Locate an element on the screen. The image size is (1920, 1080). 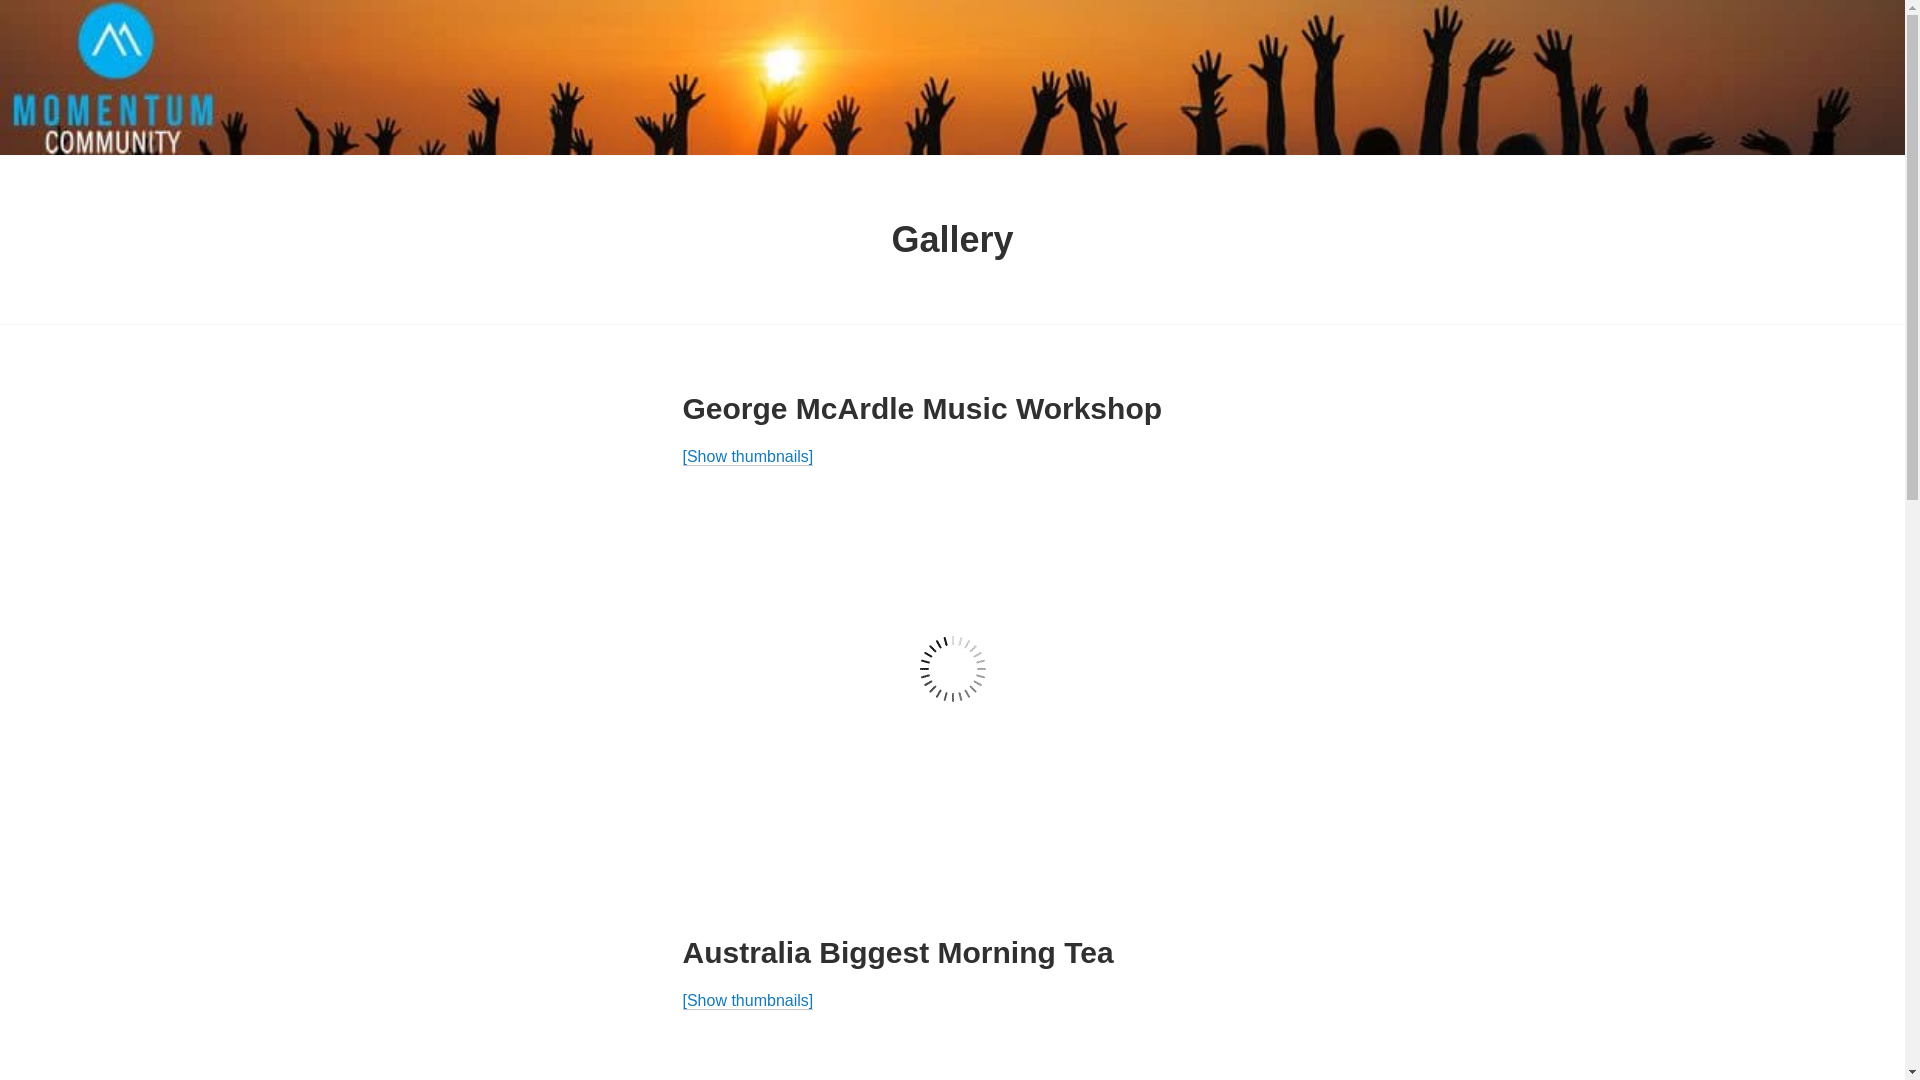
'[Show thumbnails]' is located at coordinates (746, 456).